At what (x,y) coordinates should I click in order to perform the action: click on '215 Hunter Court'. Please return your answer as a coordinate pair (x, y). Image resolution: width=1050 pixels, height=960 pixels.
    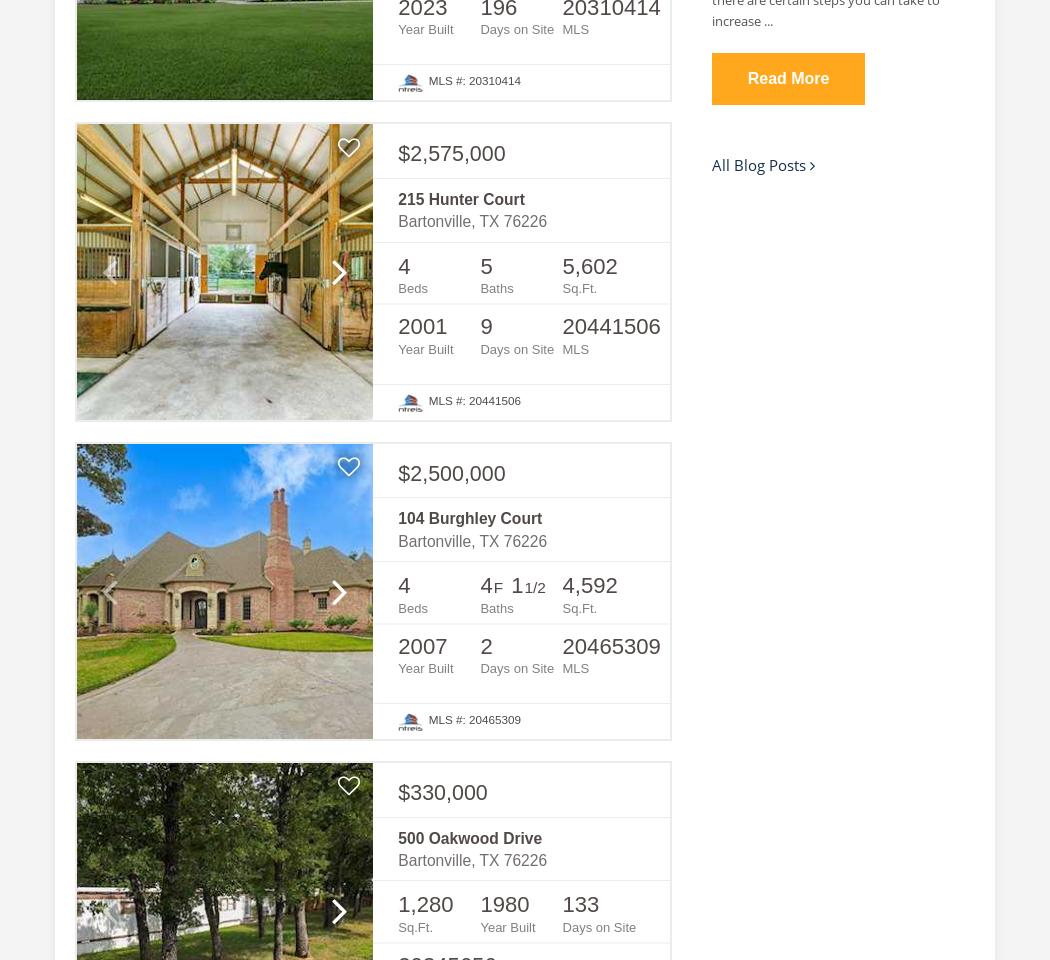
    Looking at the image, I should click on (460, 199).